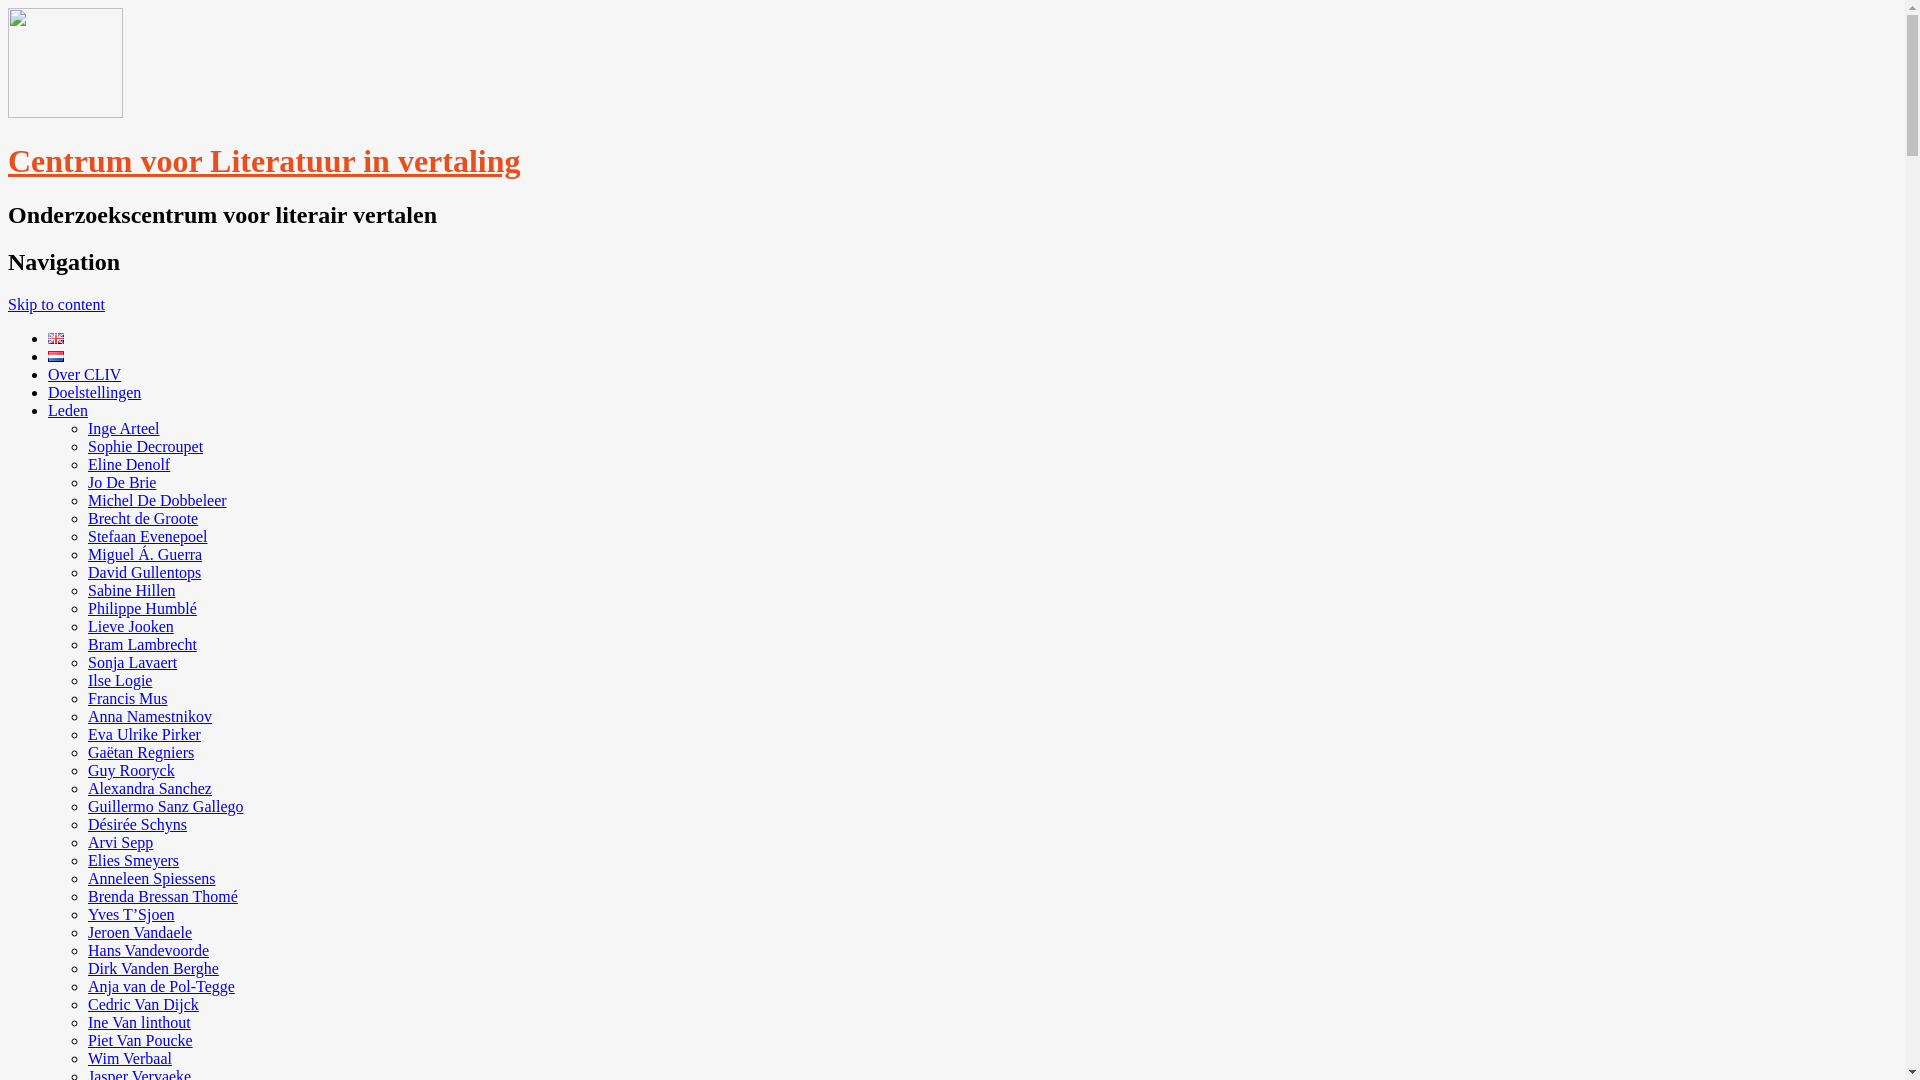 The width and height of the screenshot is (1920, 1080). I want to click on 'Leden', so click(67, 409).